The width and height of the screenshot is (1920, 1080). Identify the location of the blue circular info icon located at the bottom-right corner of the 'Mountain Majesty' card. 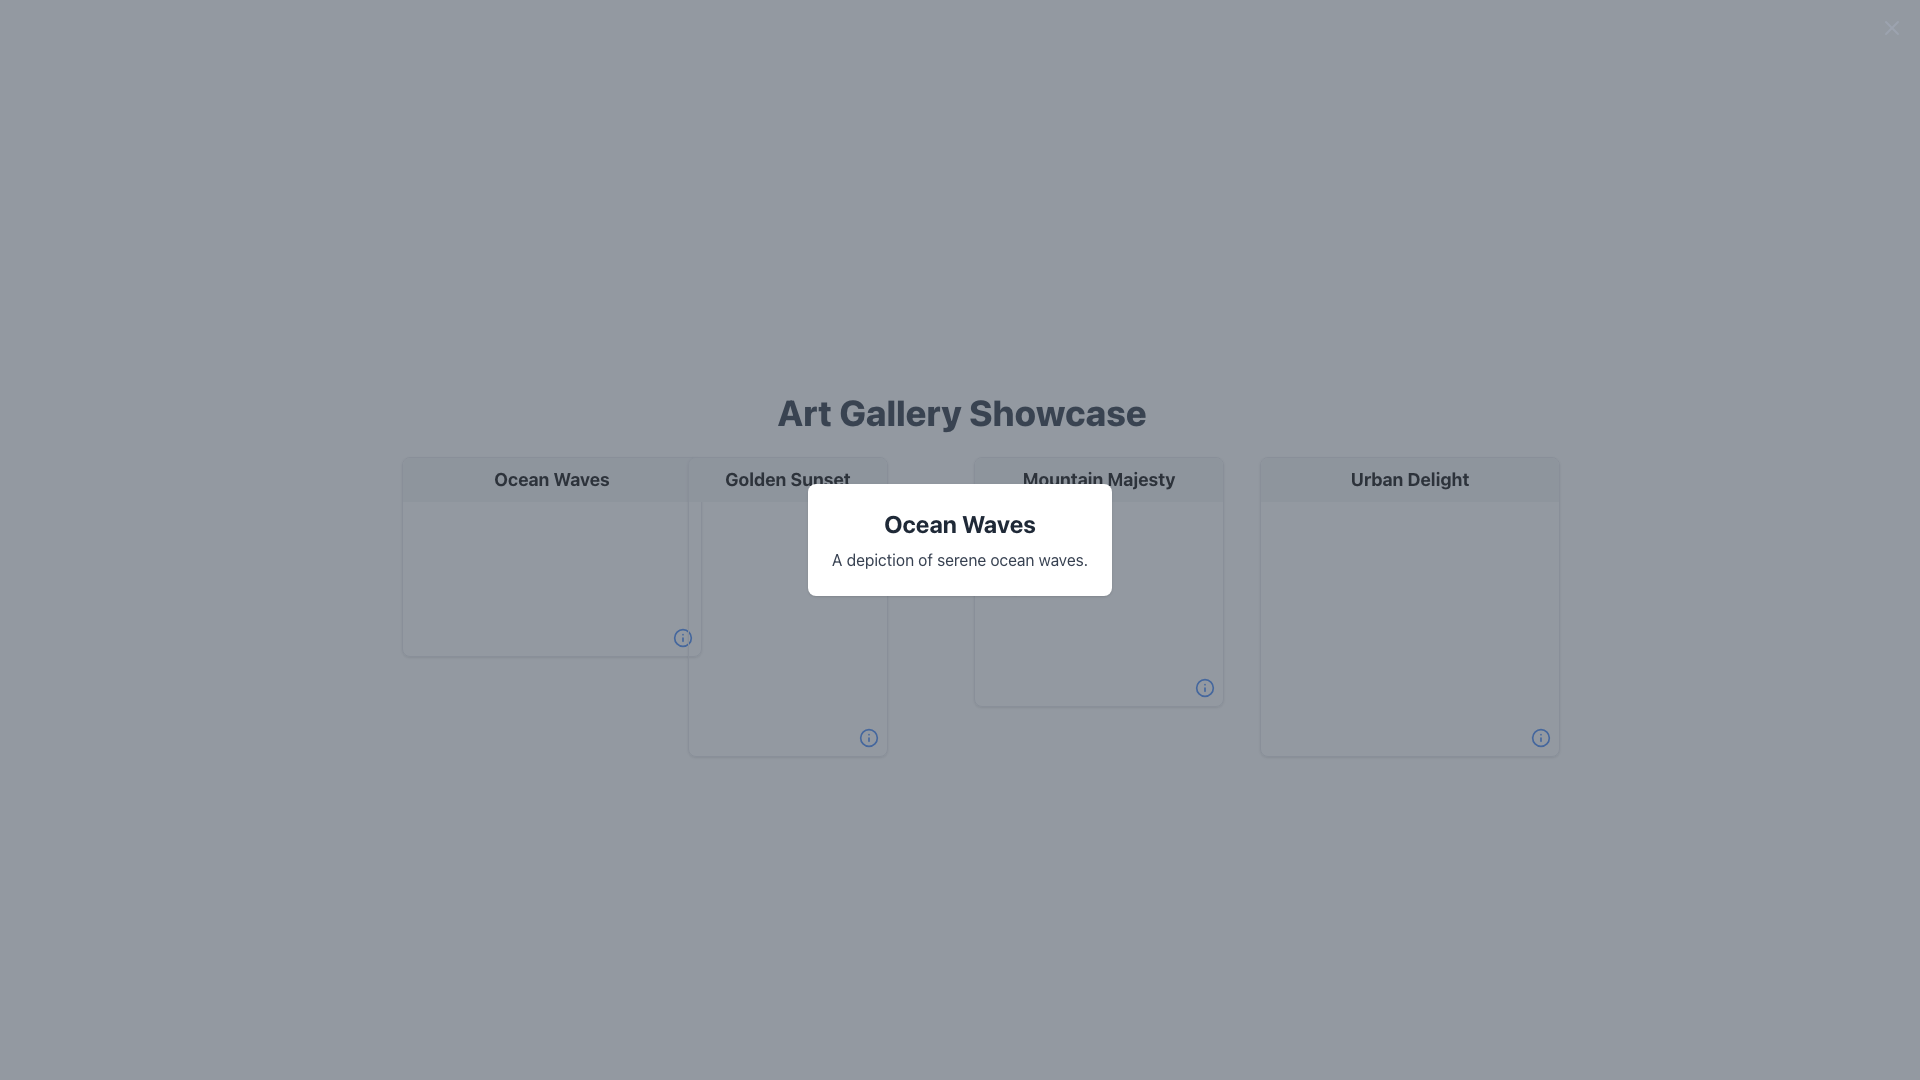
(1203, 686).